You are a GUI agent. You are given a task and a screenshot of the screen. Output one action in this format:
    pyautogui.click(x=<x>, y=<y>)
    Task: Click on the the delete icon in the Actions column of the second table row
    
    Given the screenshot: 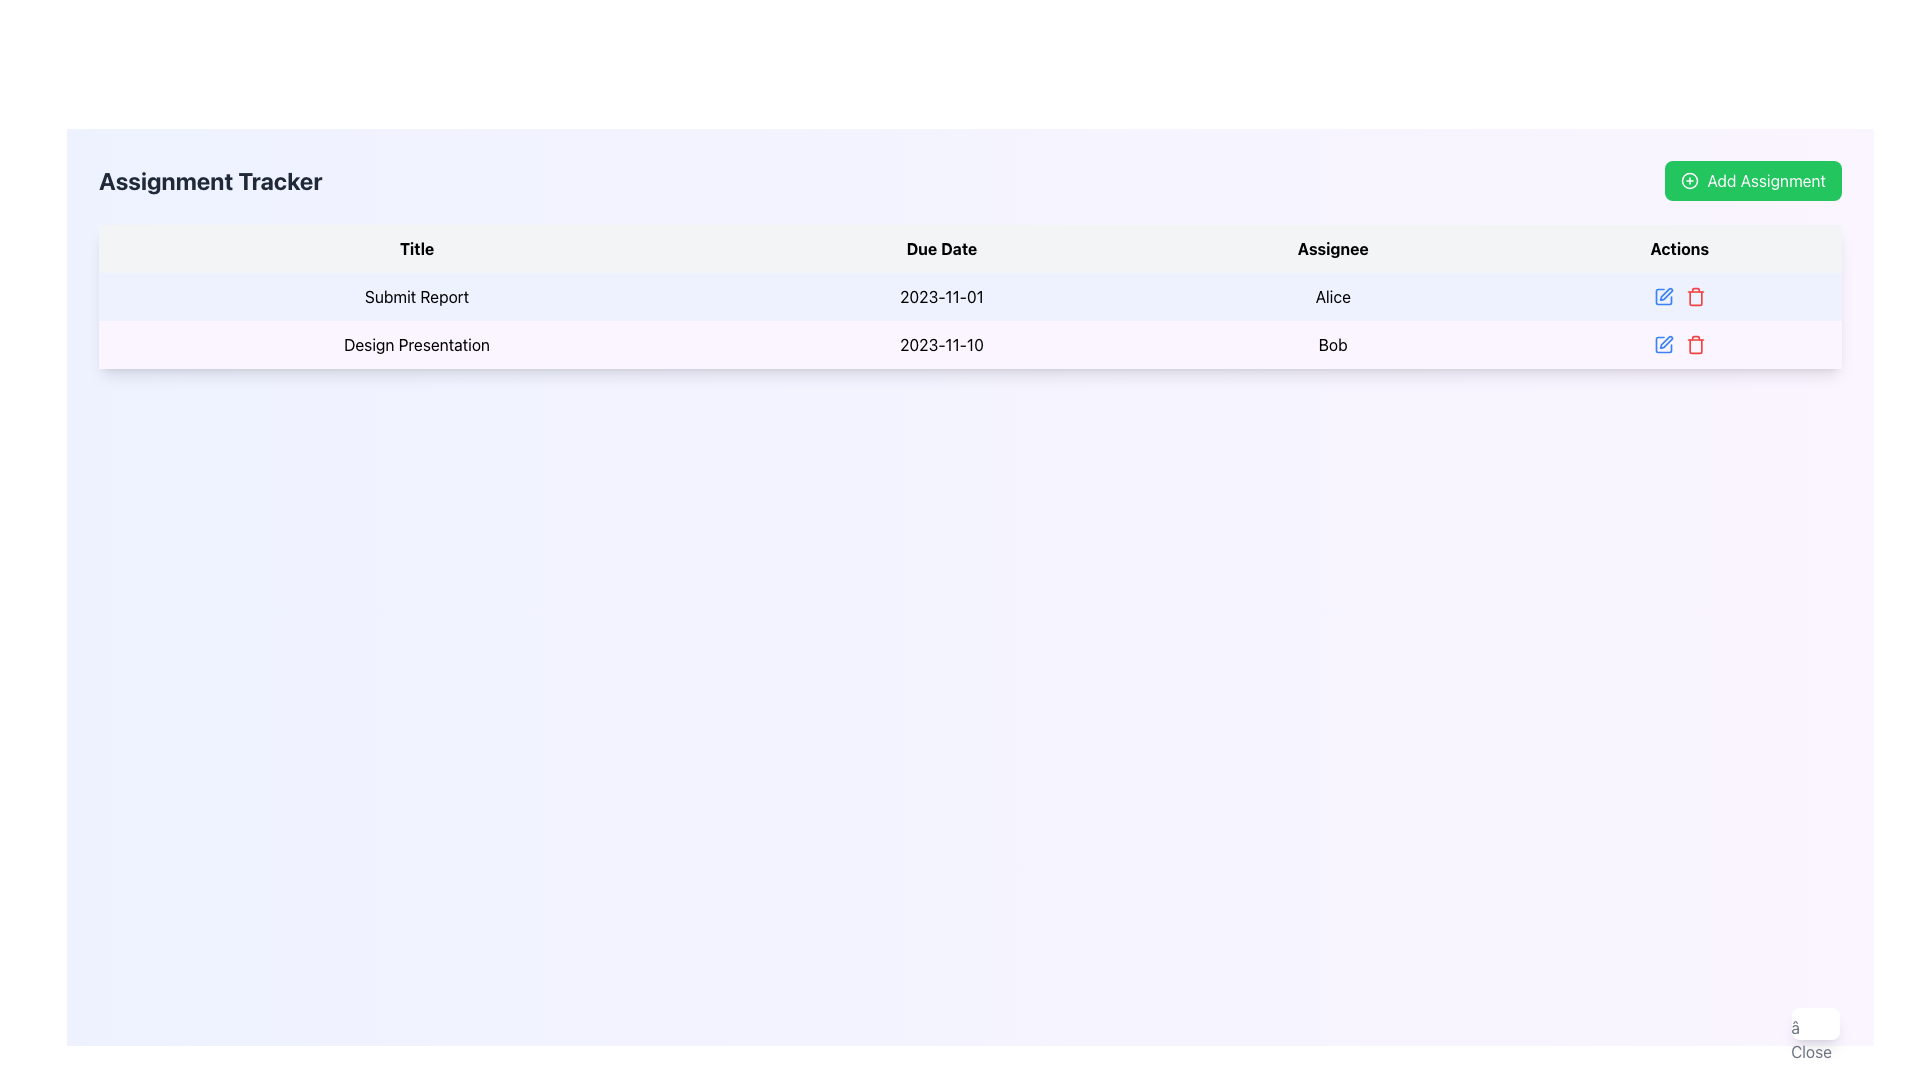 What is the action you would take?
    pyautogui.click(x=1694, y=343)
    